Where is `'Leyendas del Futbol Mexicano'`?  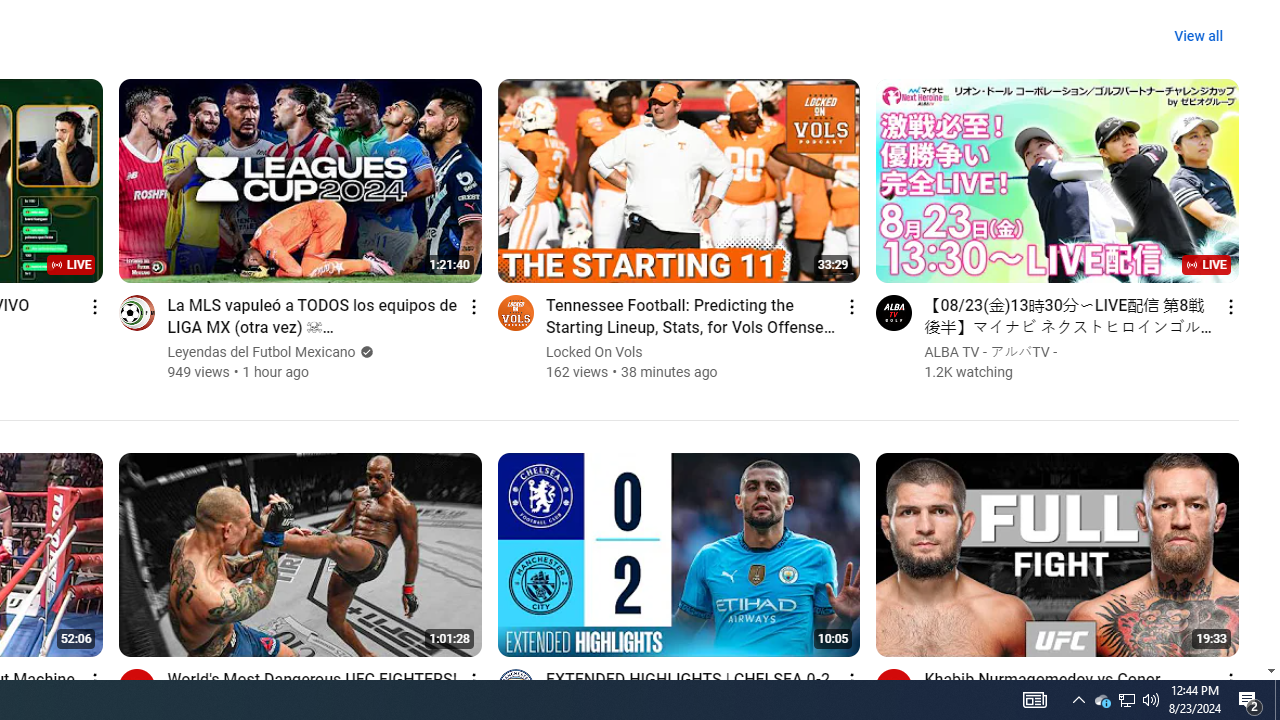
'Leyendas del Futbol Mexicano' is located at coordinates (260, 351).